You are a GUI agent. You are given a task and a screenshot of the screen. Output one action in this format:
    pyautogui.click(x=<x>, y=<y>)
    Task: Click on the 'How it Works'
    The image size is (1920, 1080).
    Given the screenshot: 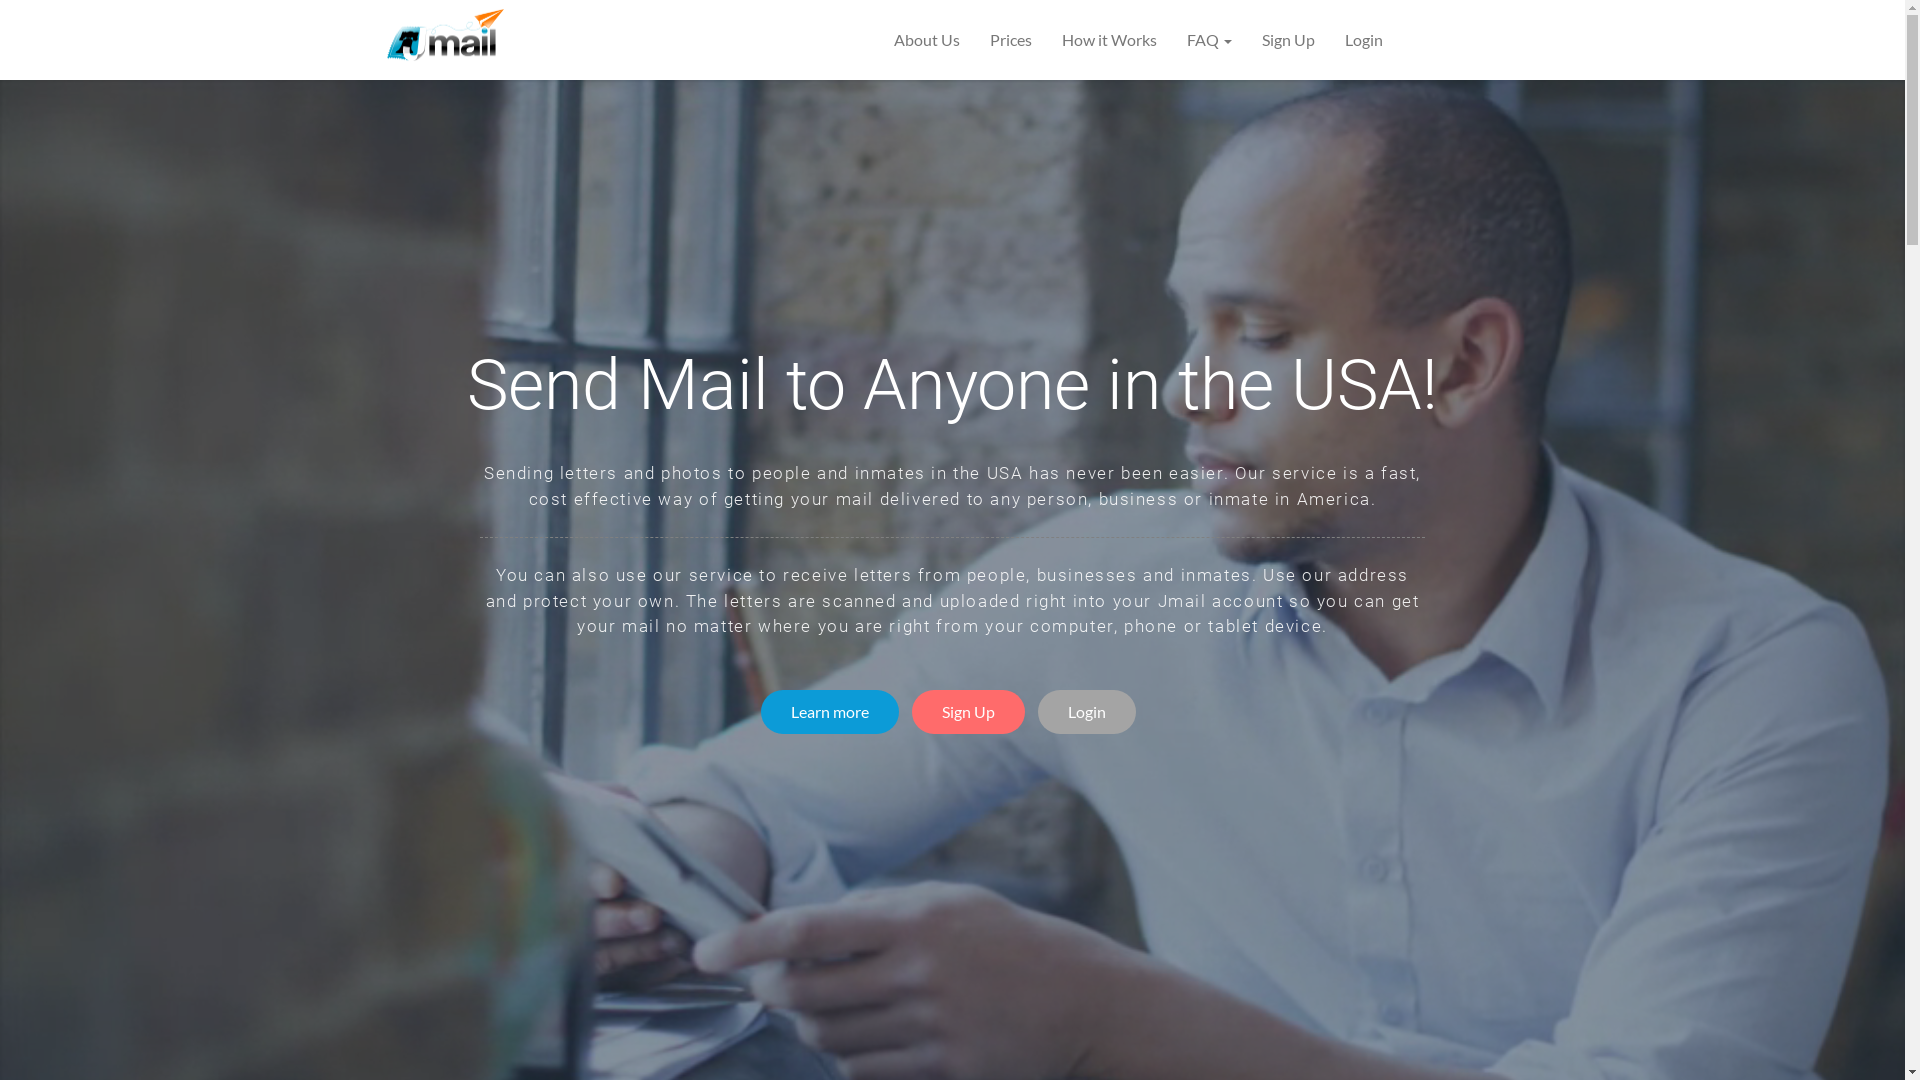 What is the action you would take?
    pyautogui.click(x=1107, y=39)
    